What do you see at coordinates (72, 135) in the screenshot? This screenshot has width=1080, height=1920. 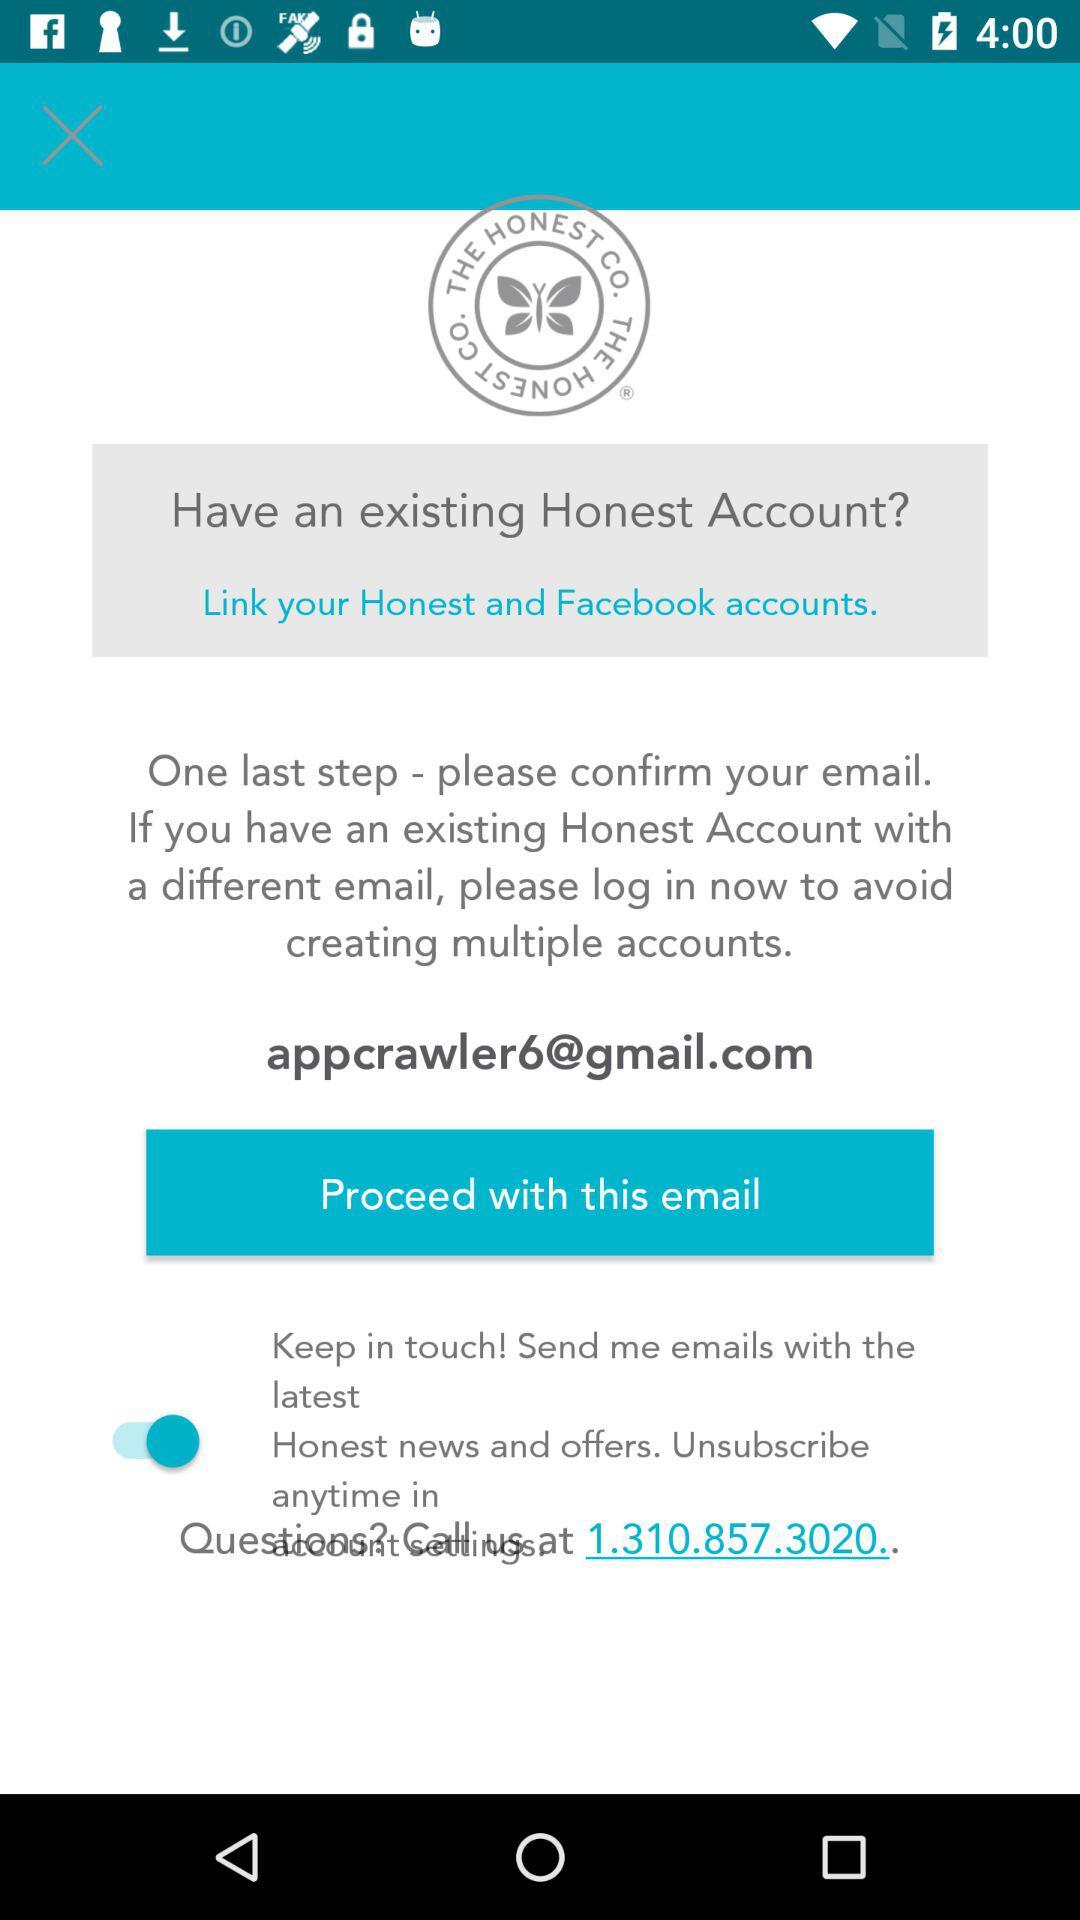 I see `icon at the top left corner` at bounding box center [72, 135].